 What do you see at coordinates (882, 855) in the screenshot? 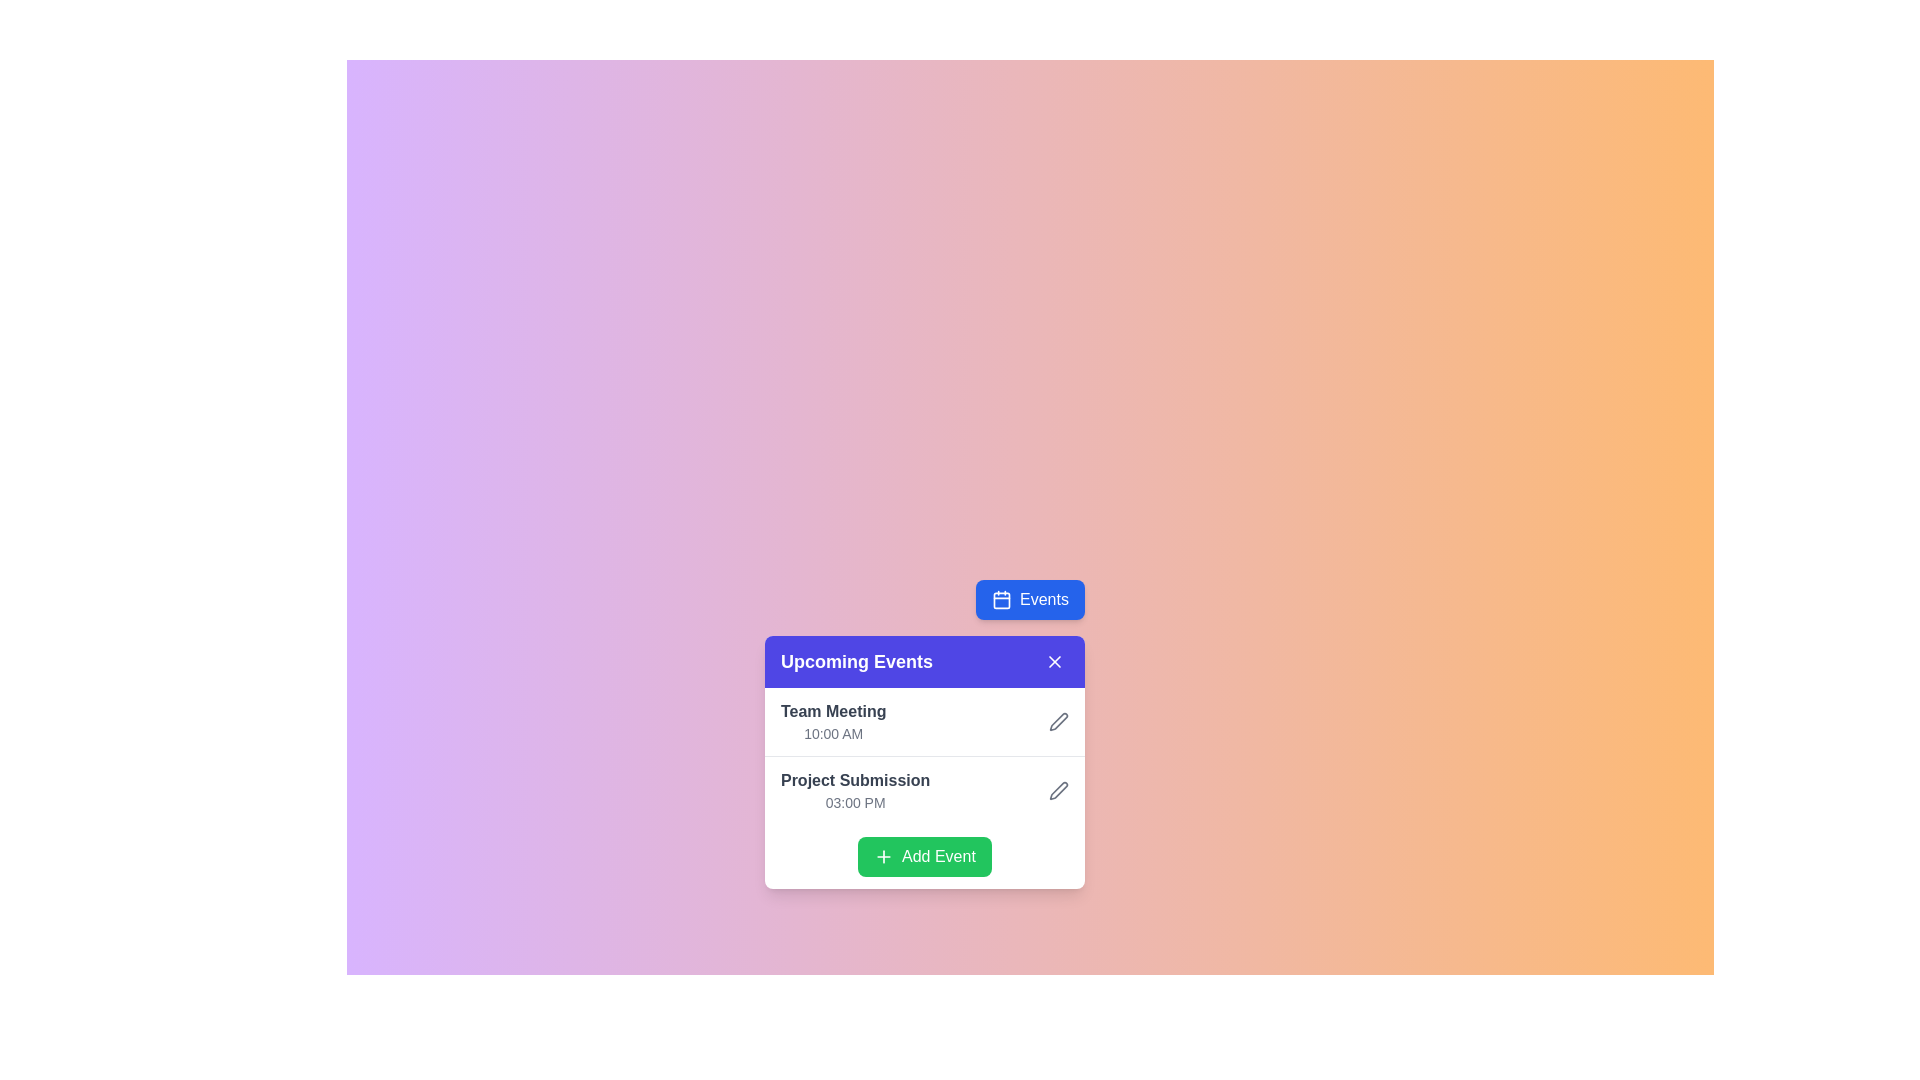
I see `the green plus icon located to the left of the 'Add Event' text on the green rectangular button to initiate adding an event` at bounding box center [882, 855].